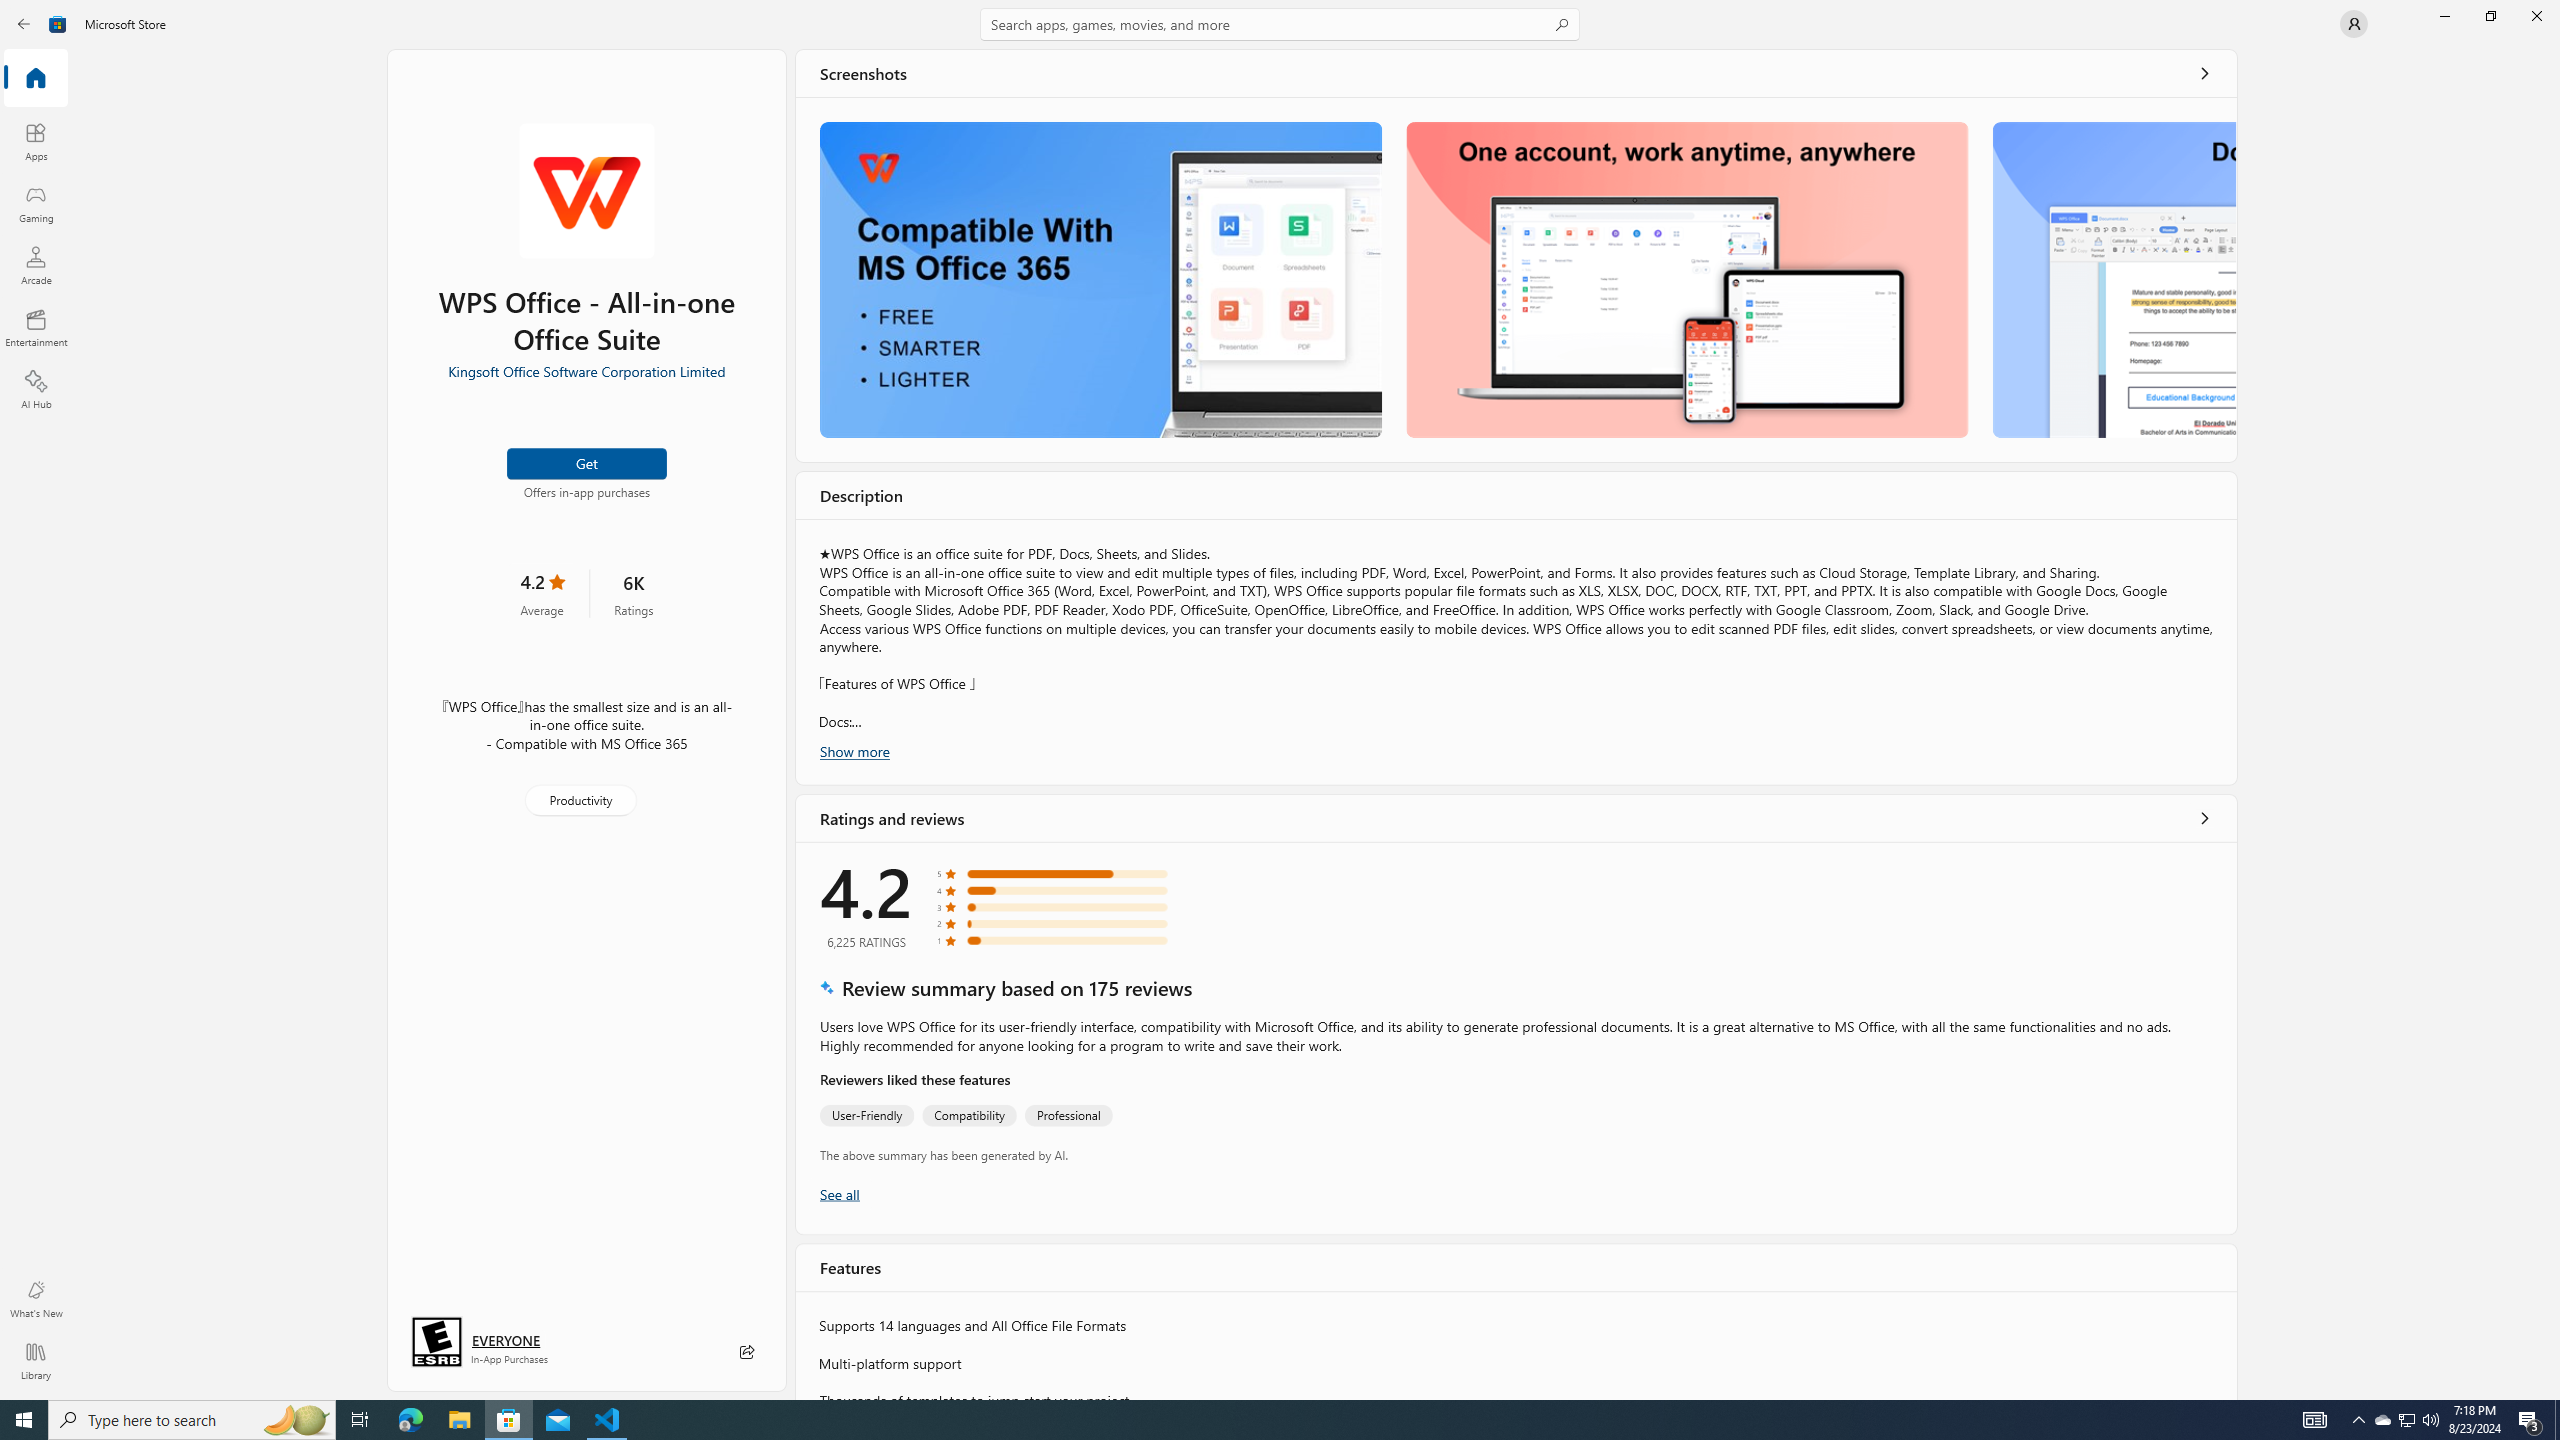 The width and height of the screenshot is (2560, 1440). Describe the element at coordinates (1687, 279) in the screenshot. I see `'Screenshot 2'` at that location.